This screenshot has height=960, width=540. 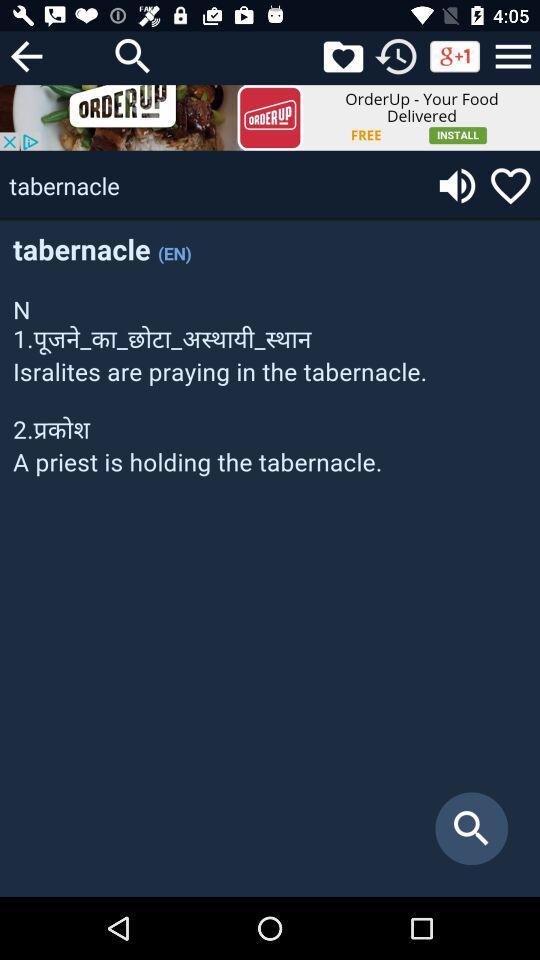 What do you see at coordinates (513, 55) in the screenshot?
I see `the menu icon` at bounding box center [513, 55].